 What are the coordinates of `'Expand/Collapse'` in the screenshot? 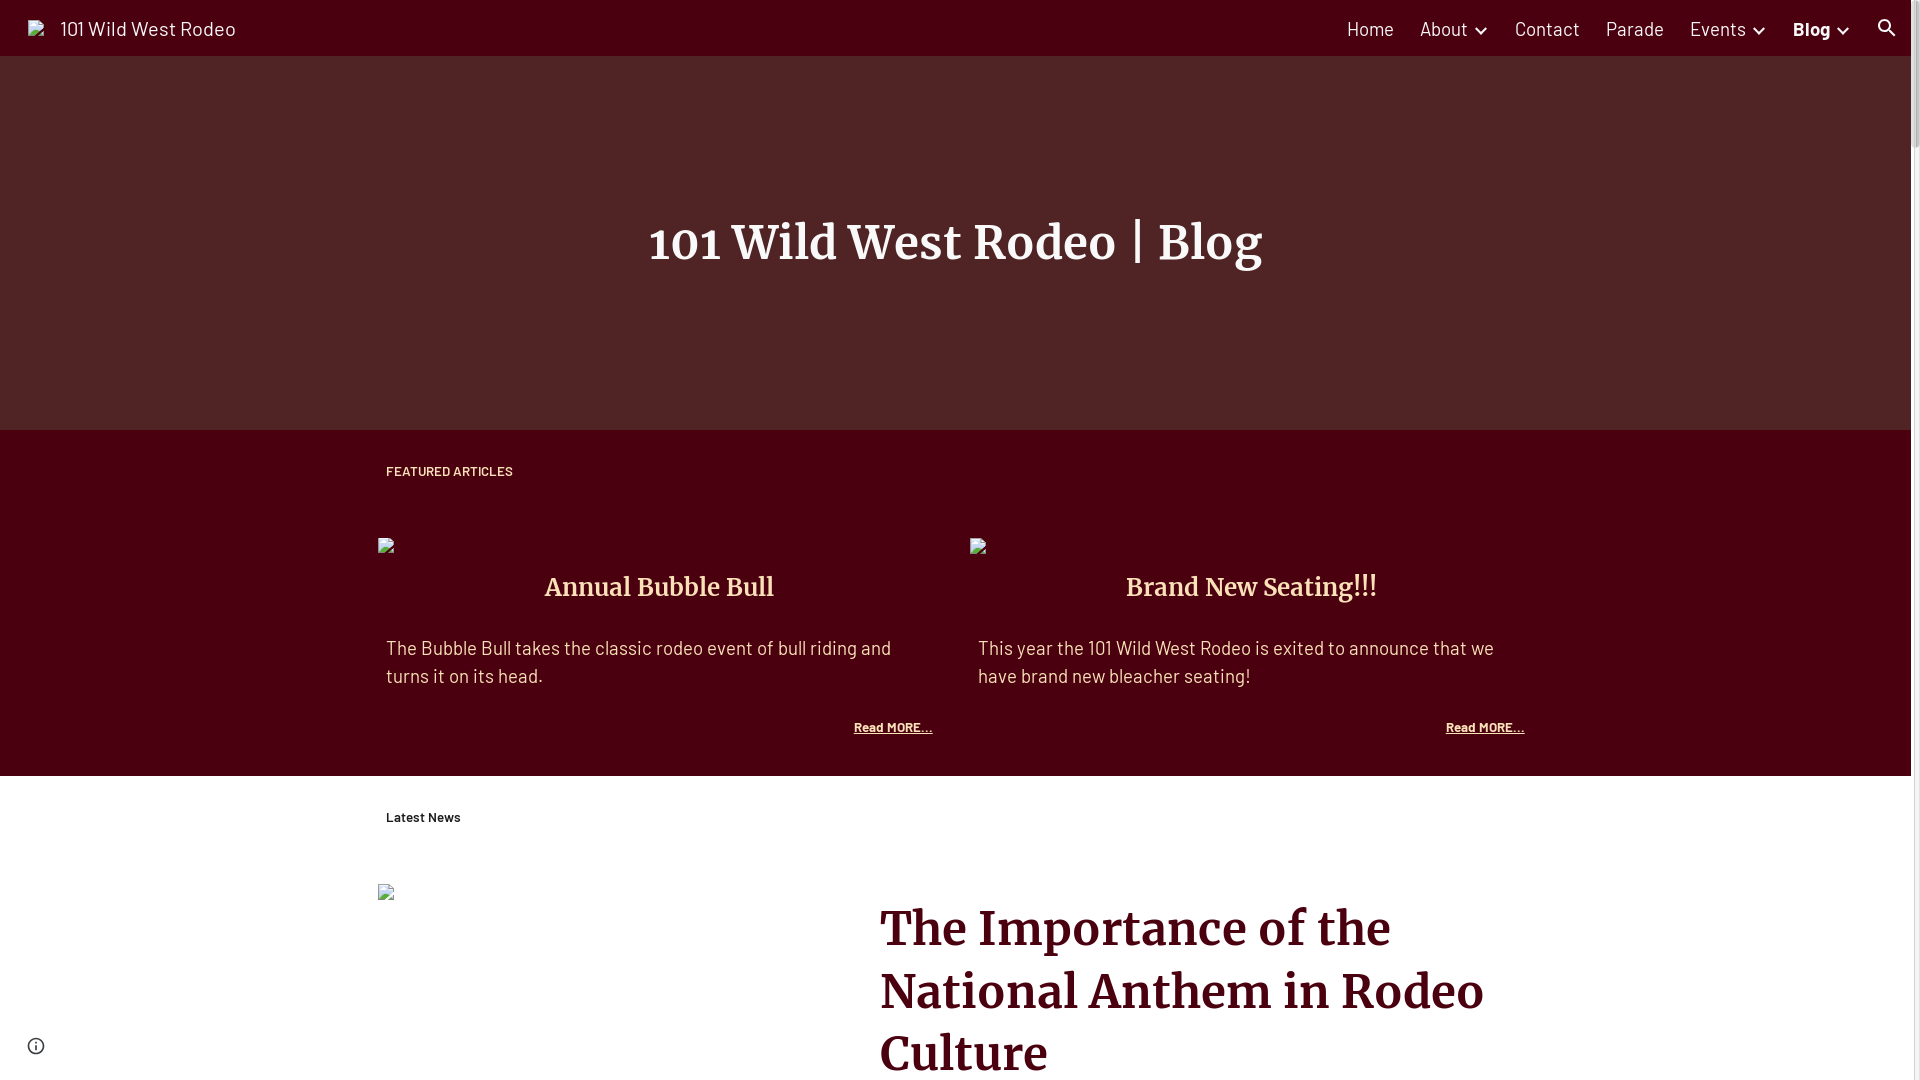 It's located at (1841, 27).